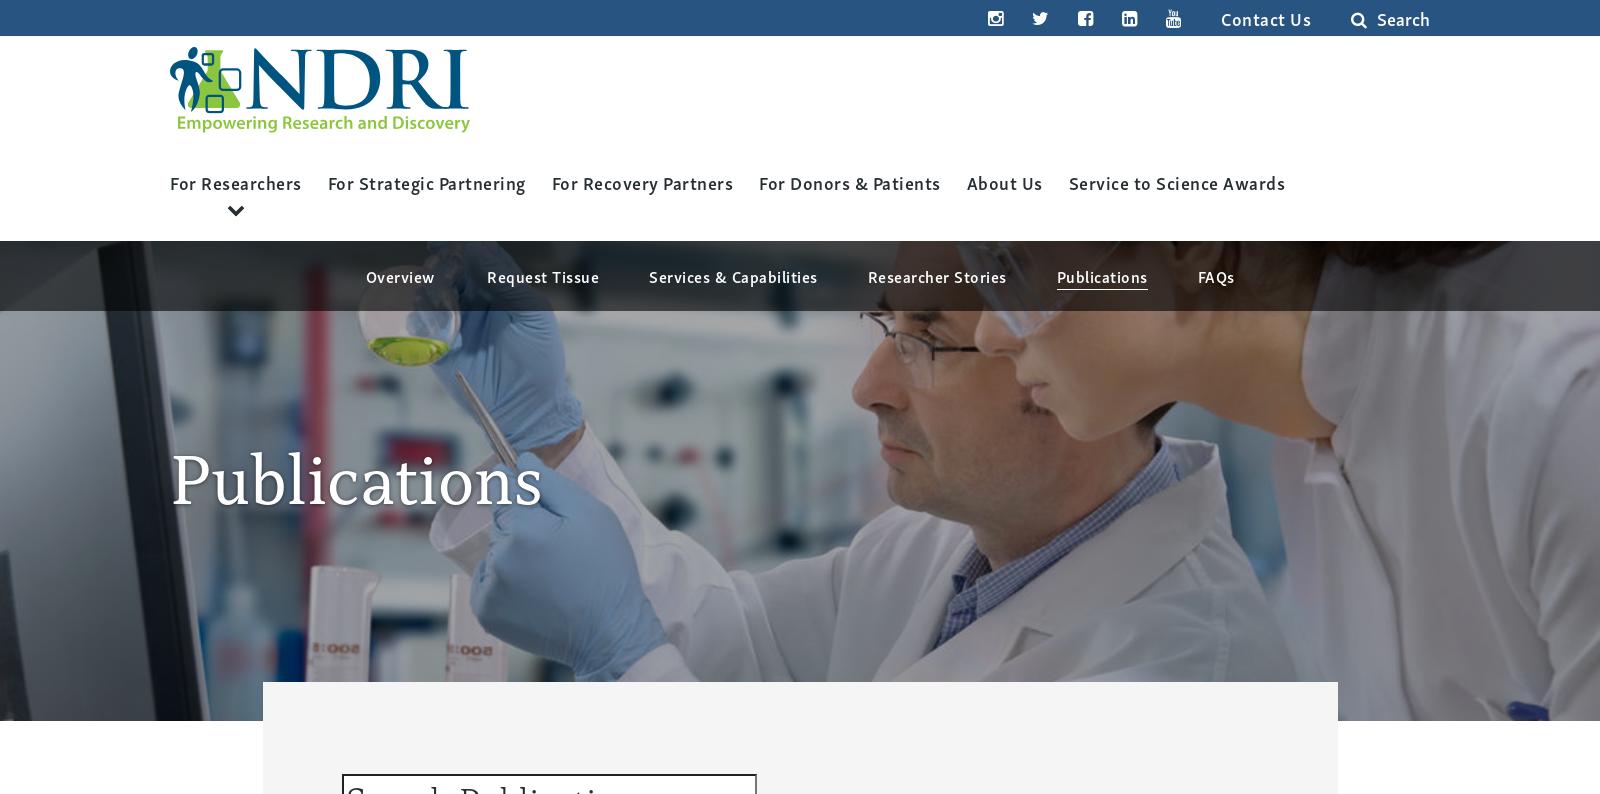 The width and height of the screenshot is (1600, 794). I want to click on 'FAQs', so click(1214, 273).